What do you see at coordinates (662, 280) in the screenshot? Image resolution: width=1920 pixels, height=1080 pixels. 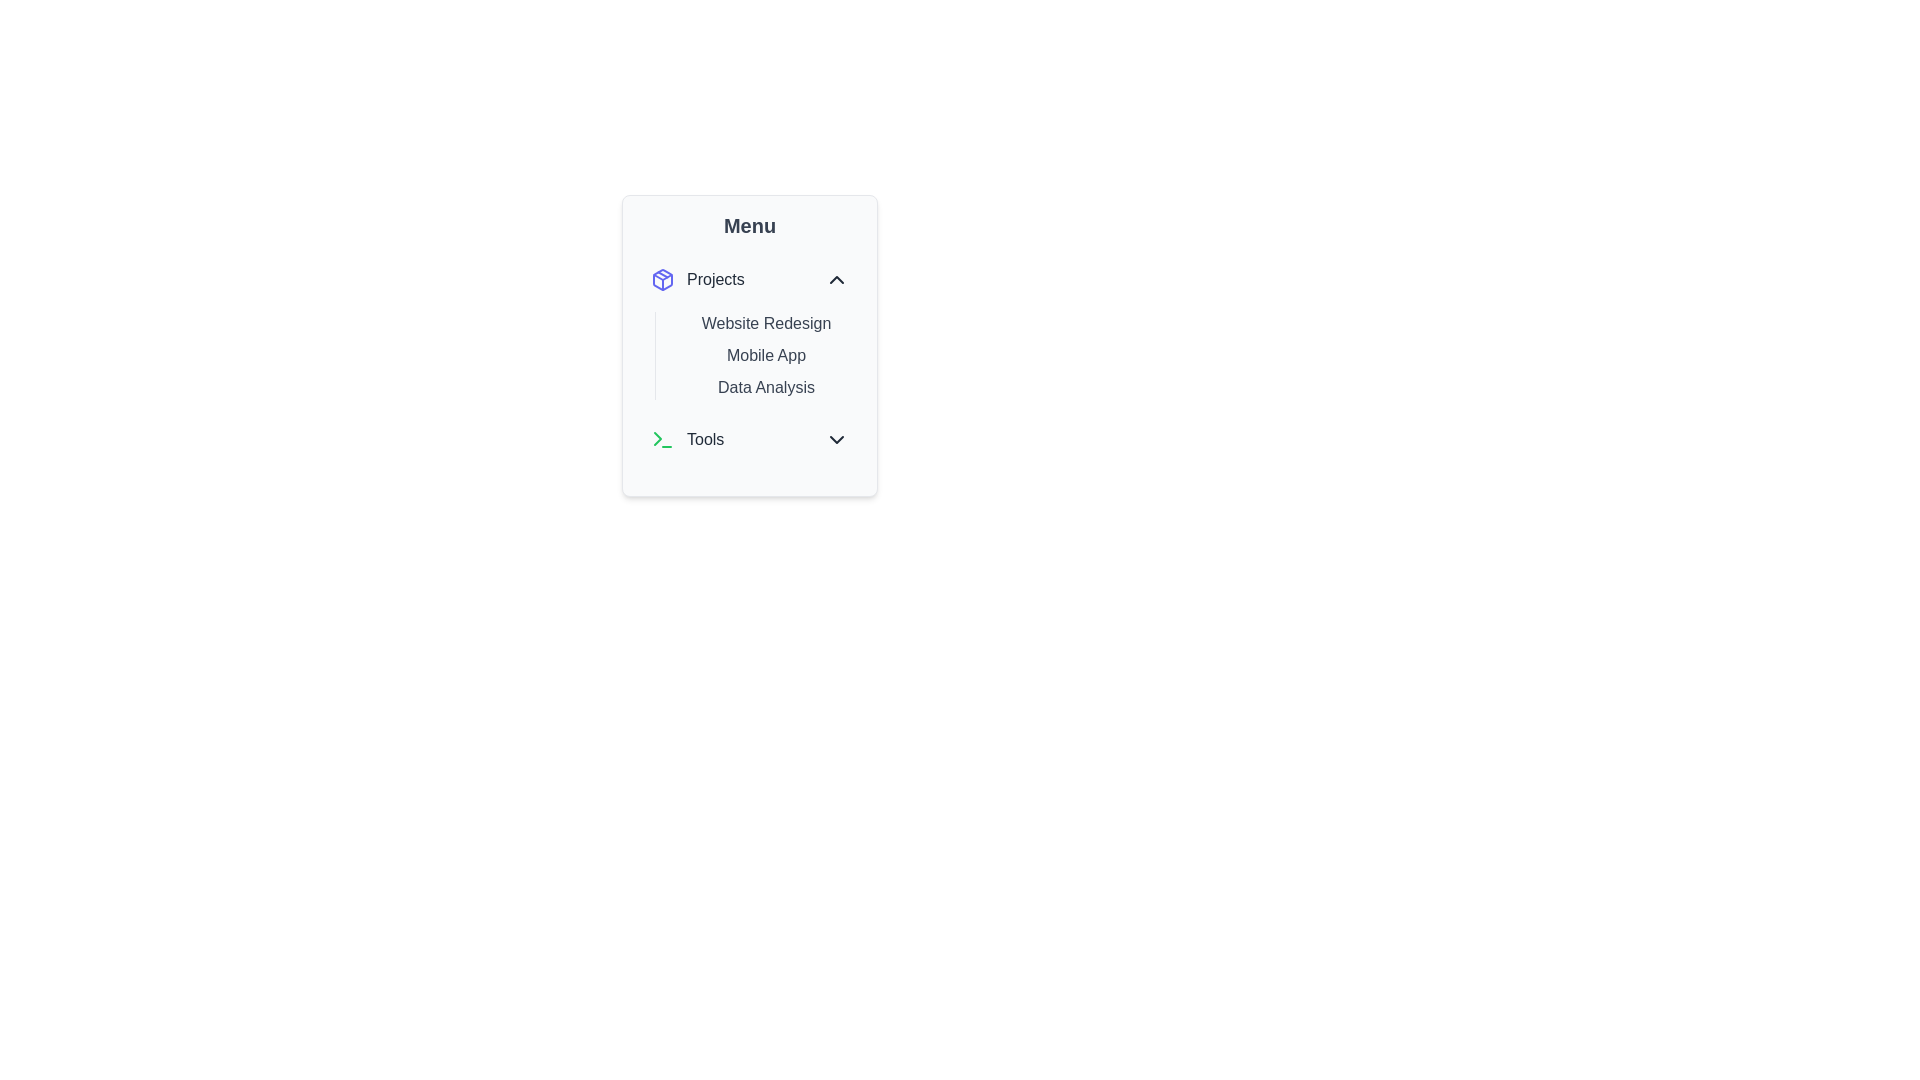 I see `the indigo 3D box icon` at bounding box center [662, 280].